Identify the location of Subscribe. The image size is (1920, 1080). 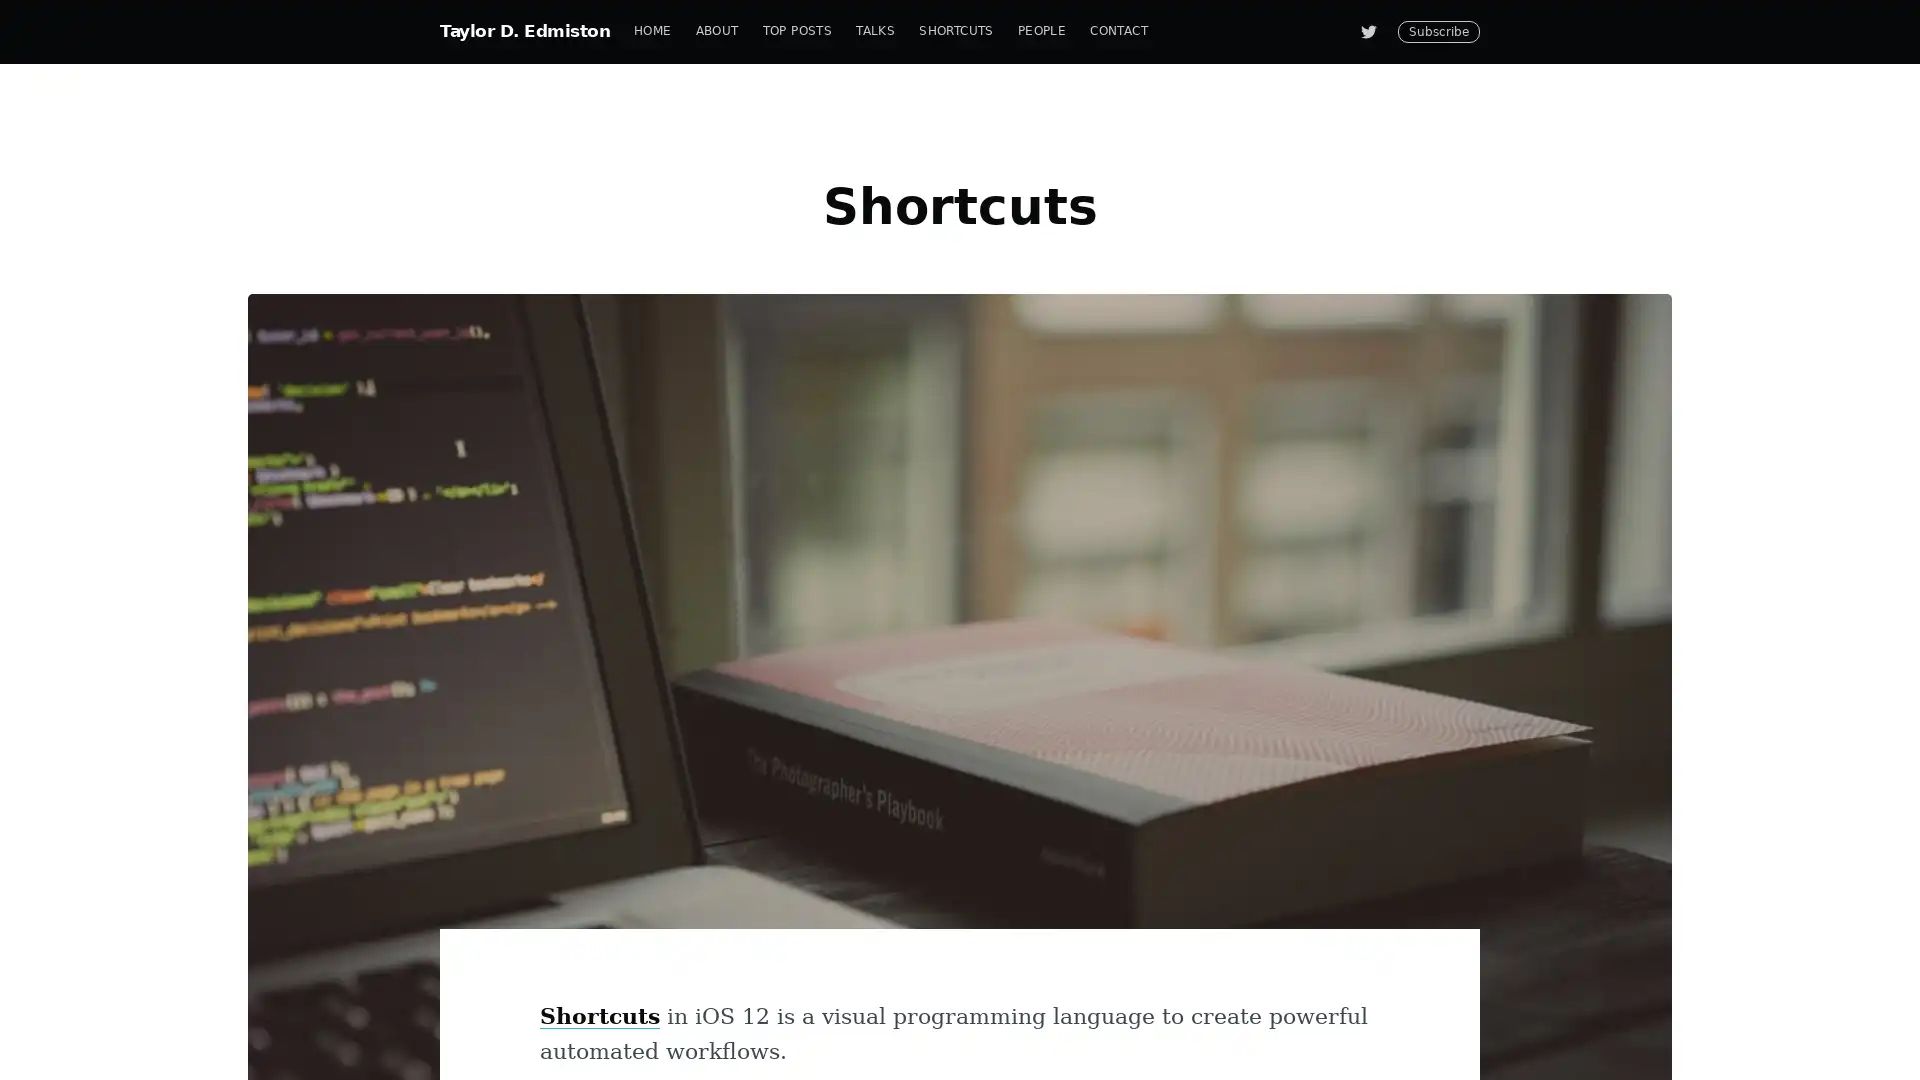
(1142, 613).